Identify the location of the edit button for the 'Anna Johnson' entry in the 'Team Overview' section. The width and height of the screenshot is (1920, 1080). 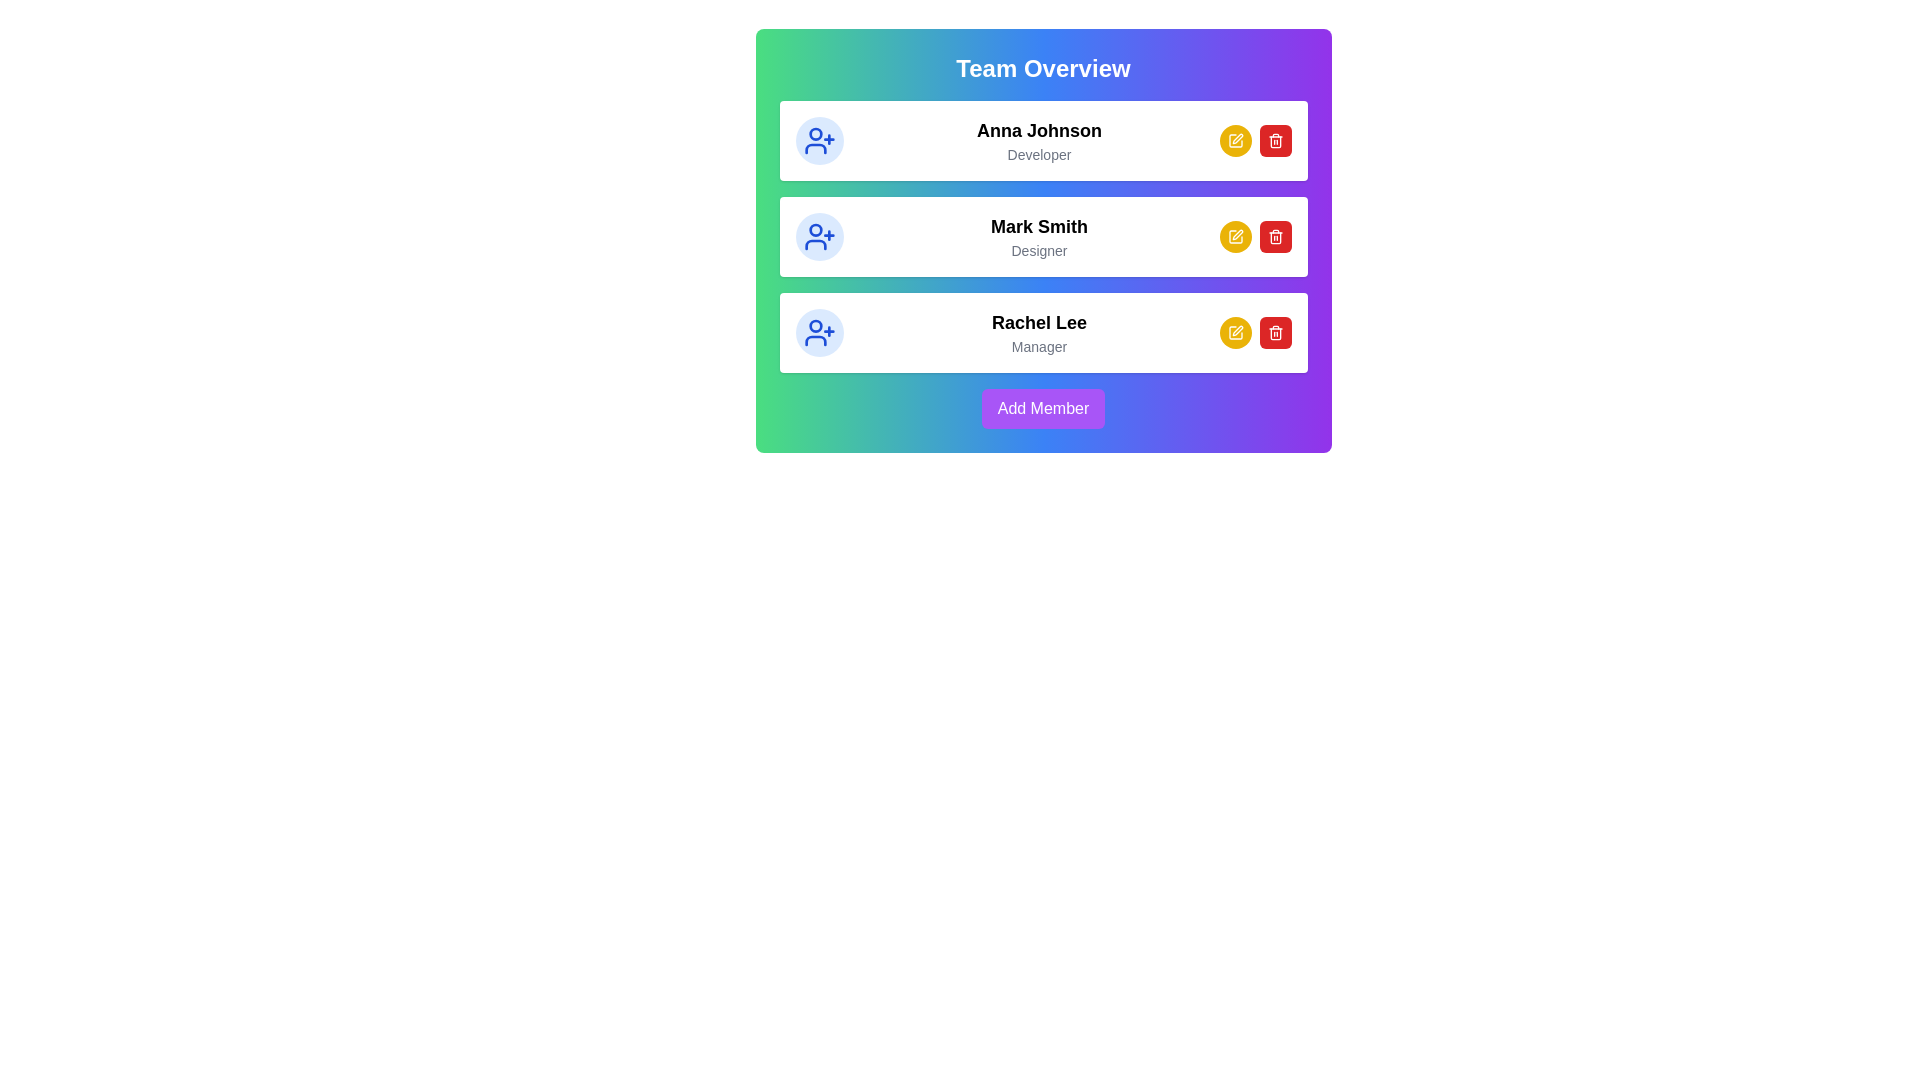
(1234, 140).